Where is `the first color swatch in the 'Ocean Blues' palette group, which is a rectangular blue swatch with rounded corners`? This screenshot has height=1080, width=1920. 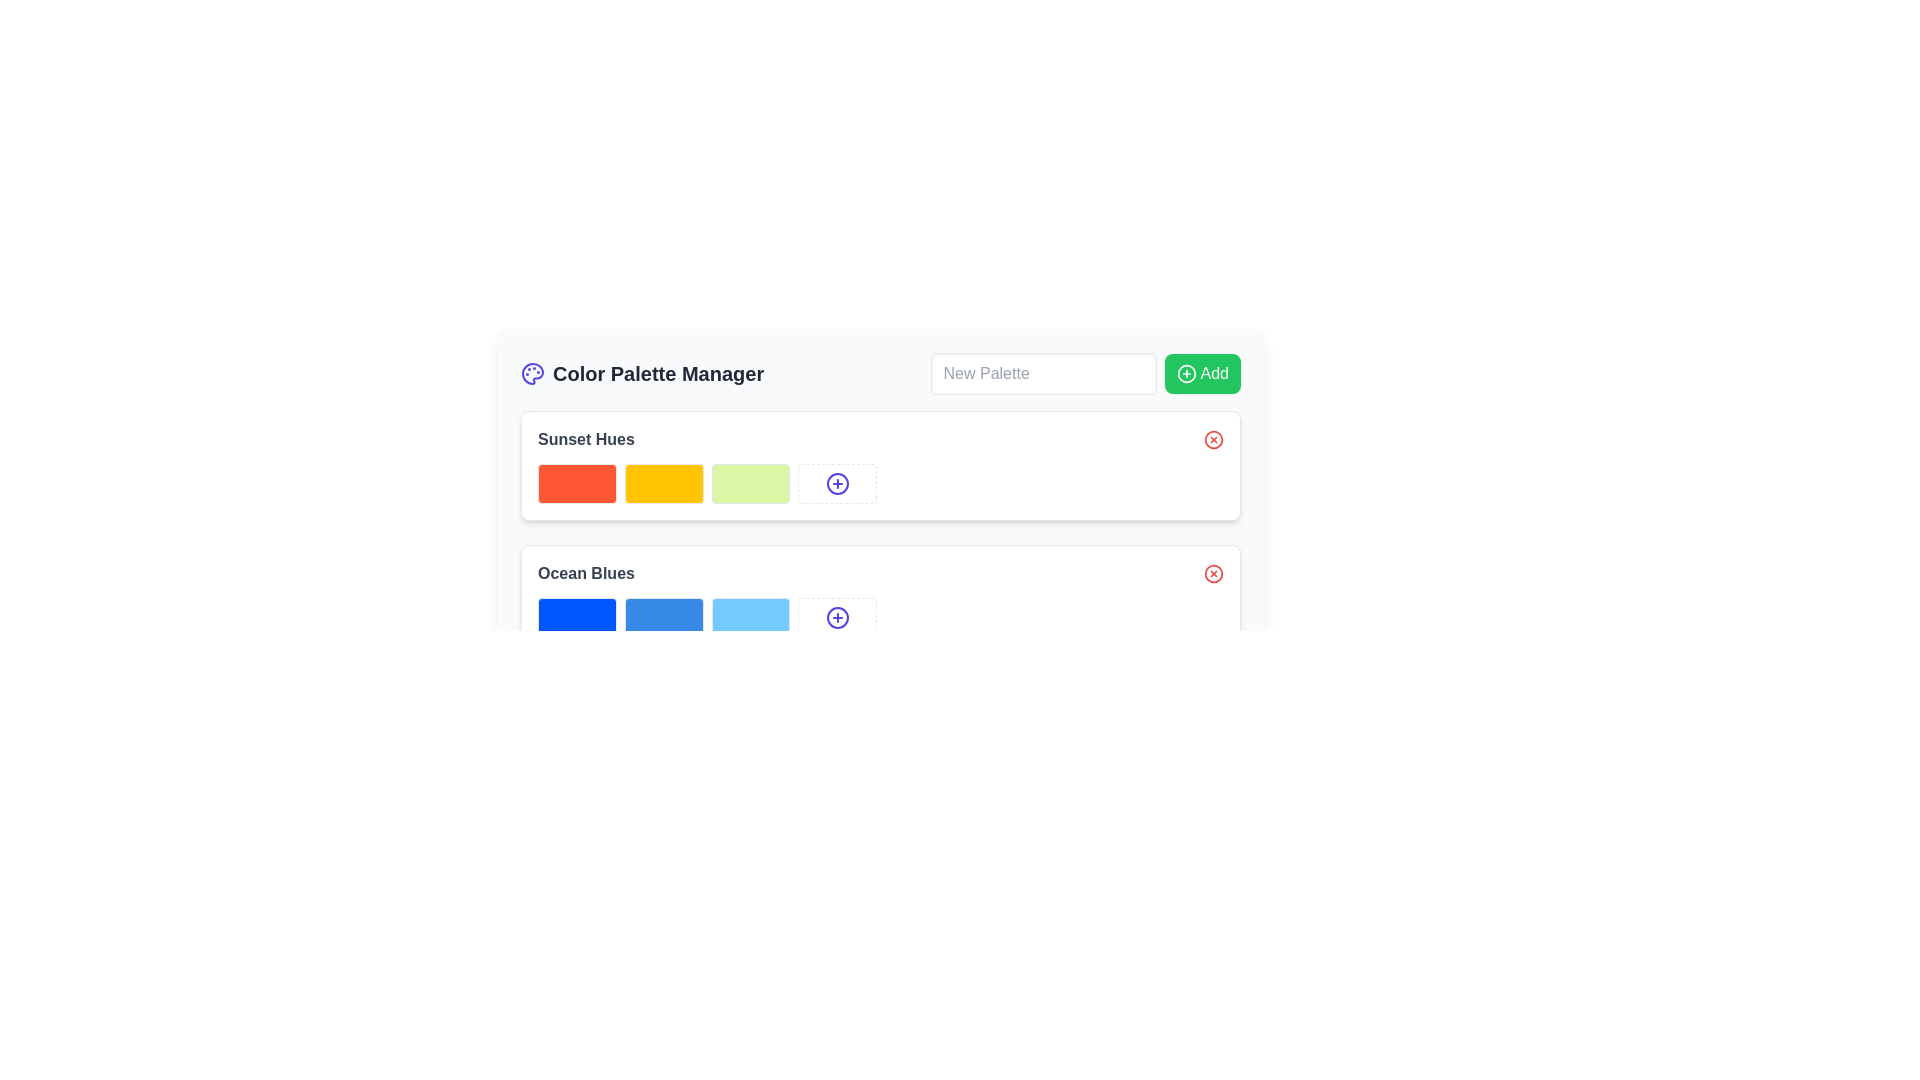
the first color swatch in the 'Ocean Blues' palette group, which is a rectangular blue swatch with rounded corners is located at coordinates (576, 616).